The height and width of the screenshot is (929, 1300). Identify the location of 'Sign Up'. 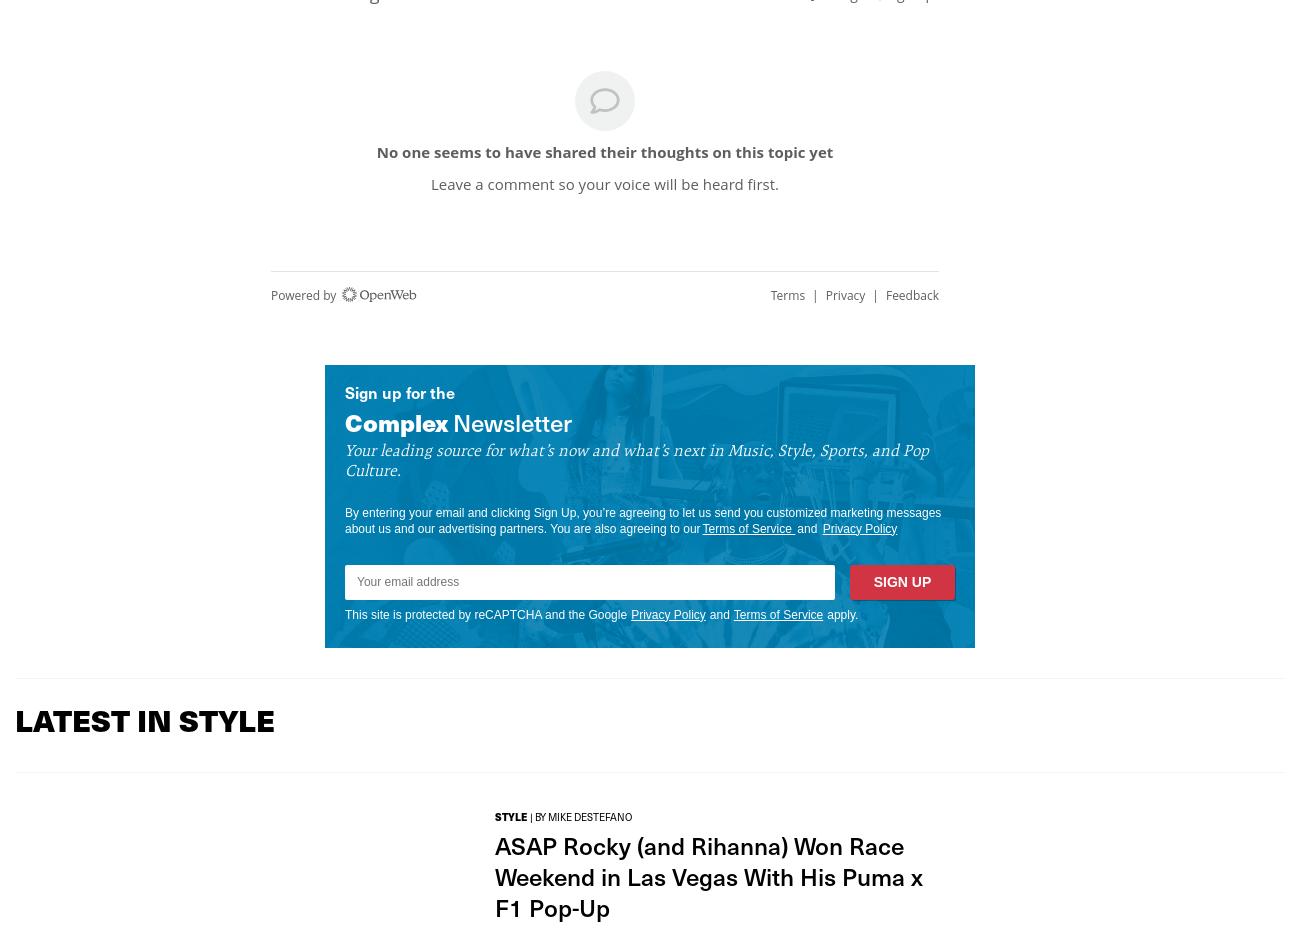
(900, 581).